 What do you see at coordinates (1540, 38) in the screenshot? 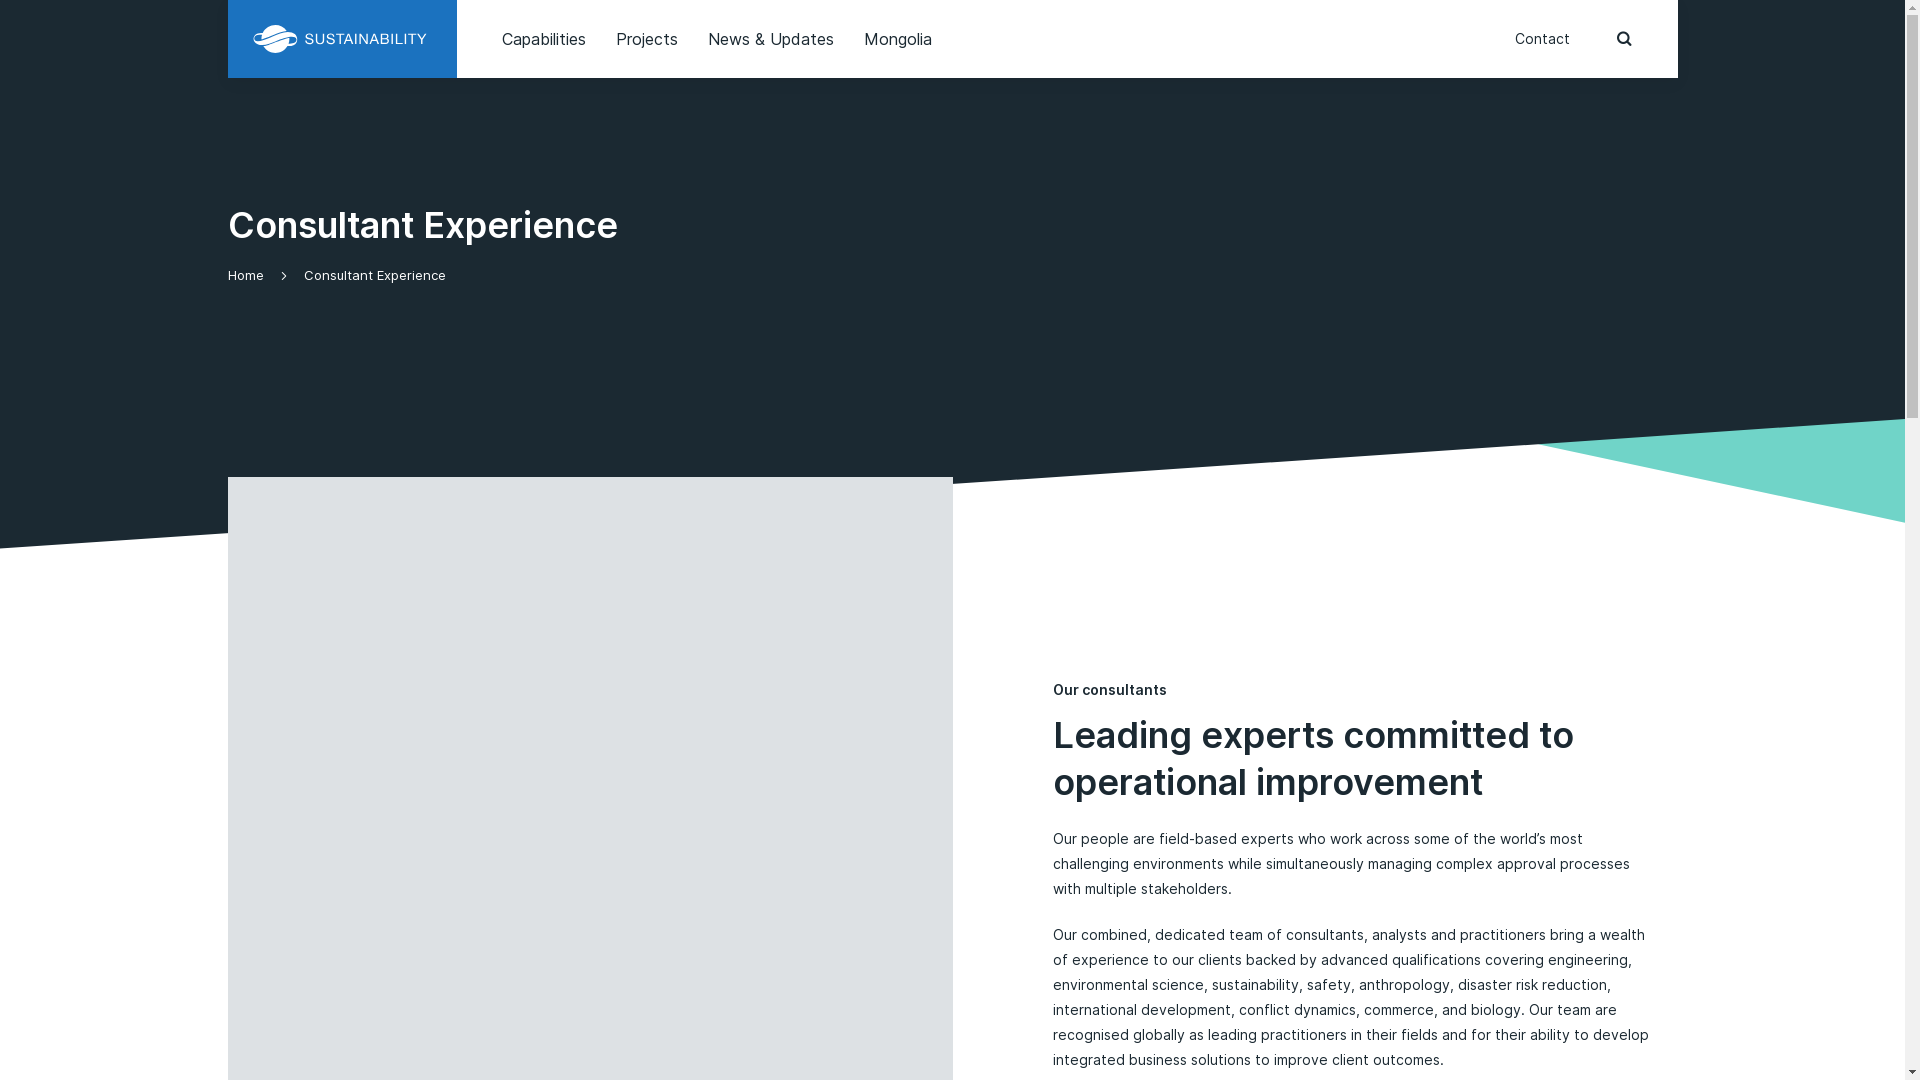
I see `'Contact'` at bounding box center [1540, 38].